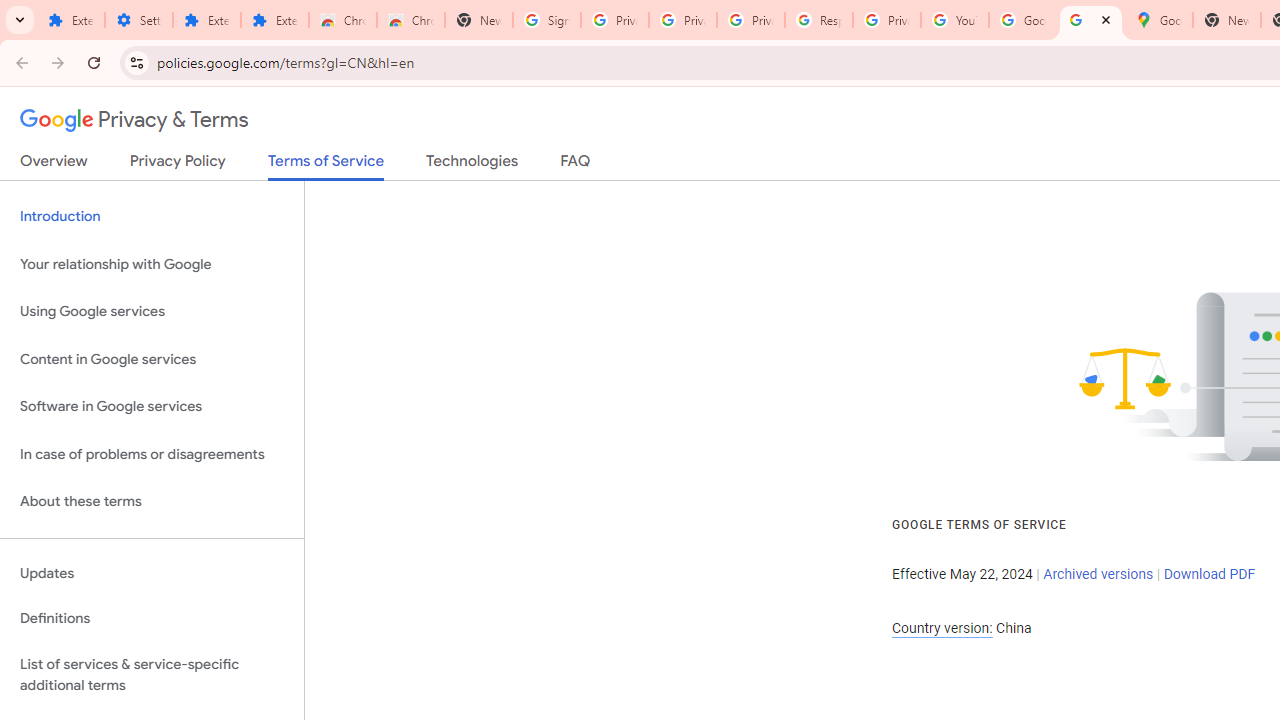  Describe the element at coordinates (151, 358) in the screenshot. I see `'Content in Google services'` at that location.